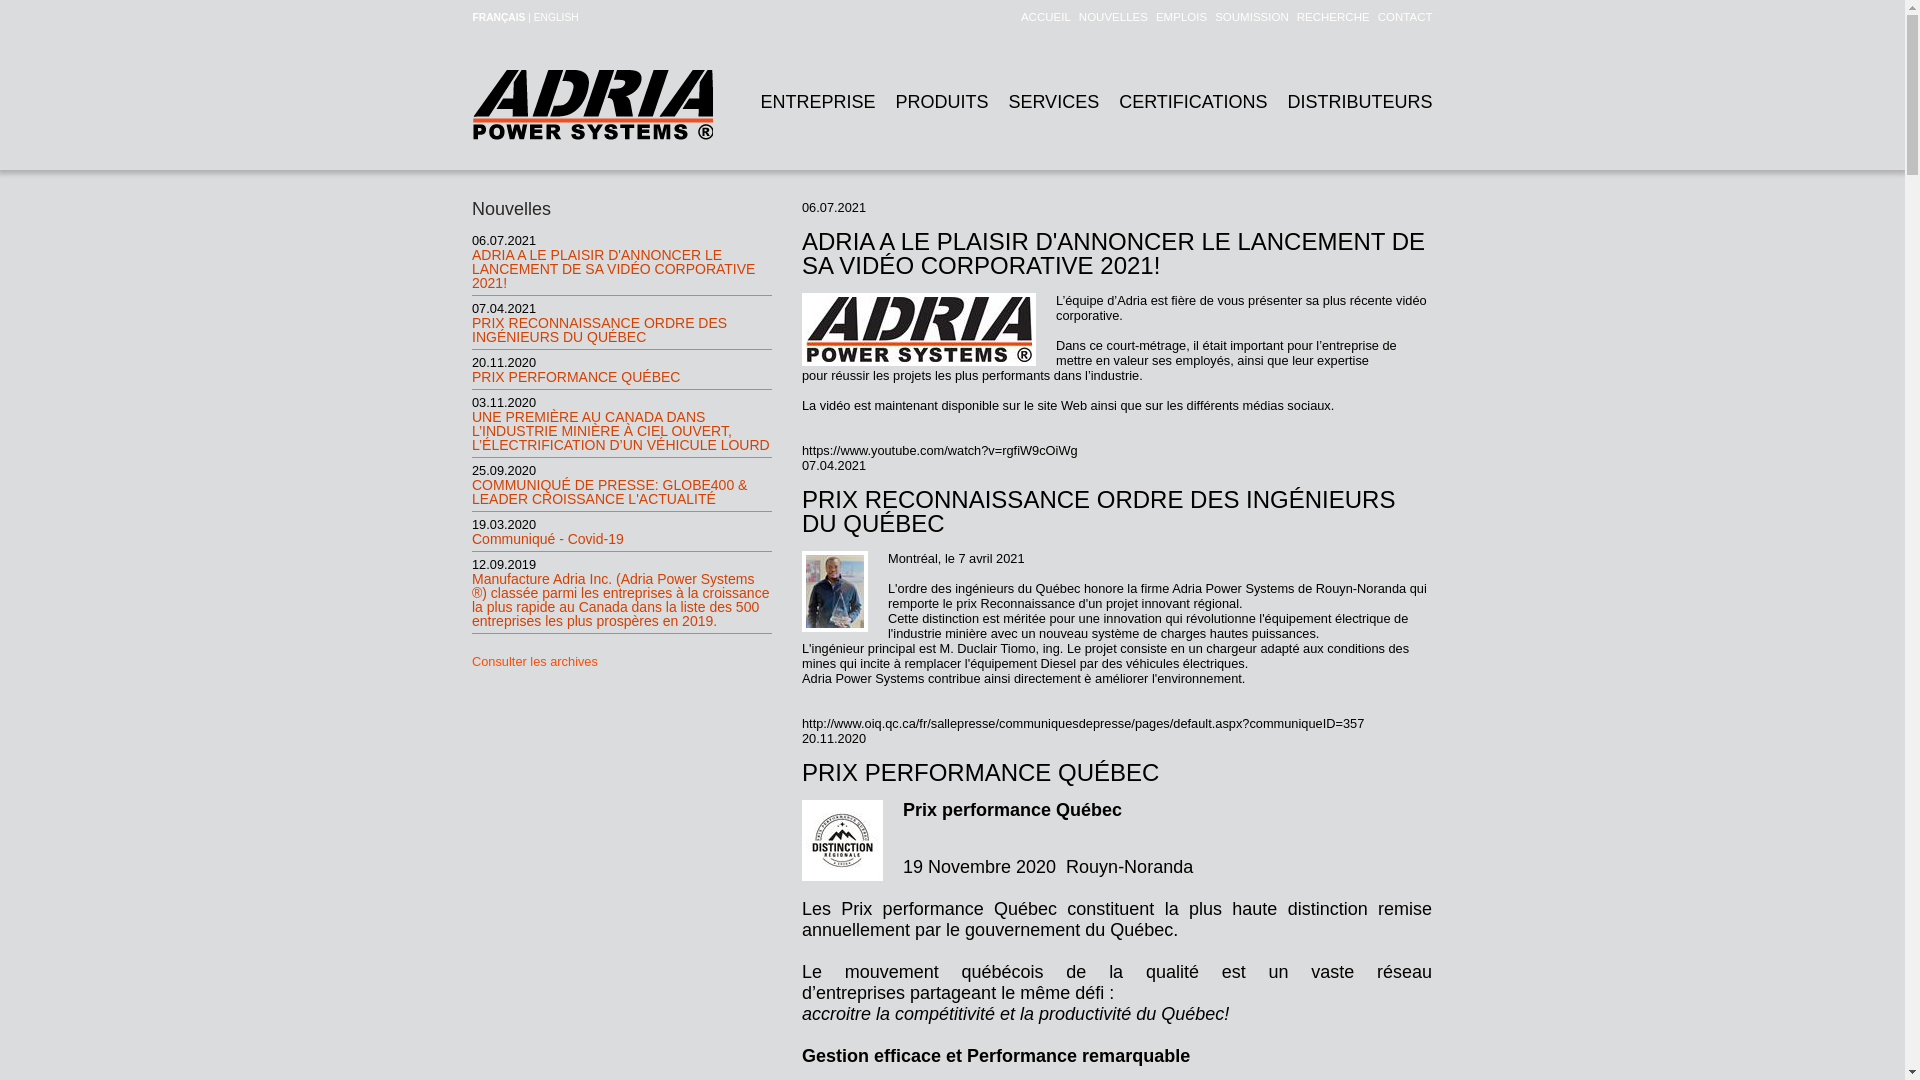  I want to click on 'CONTACT', so click(1400, 16).